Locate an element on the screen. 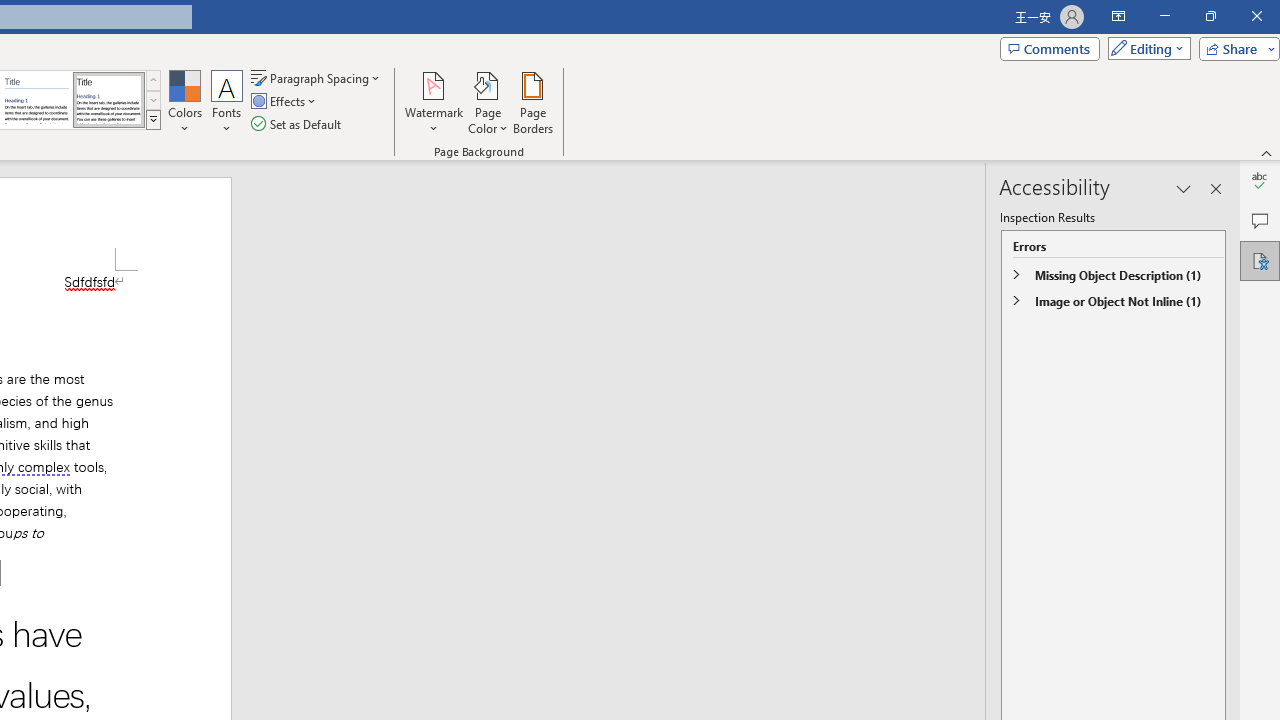  'Accessibility' is located at coordinates (1259, 260).